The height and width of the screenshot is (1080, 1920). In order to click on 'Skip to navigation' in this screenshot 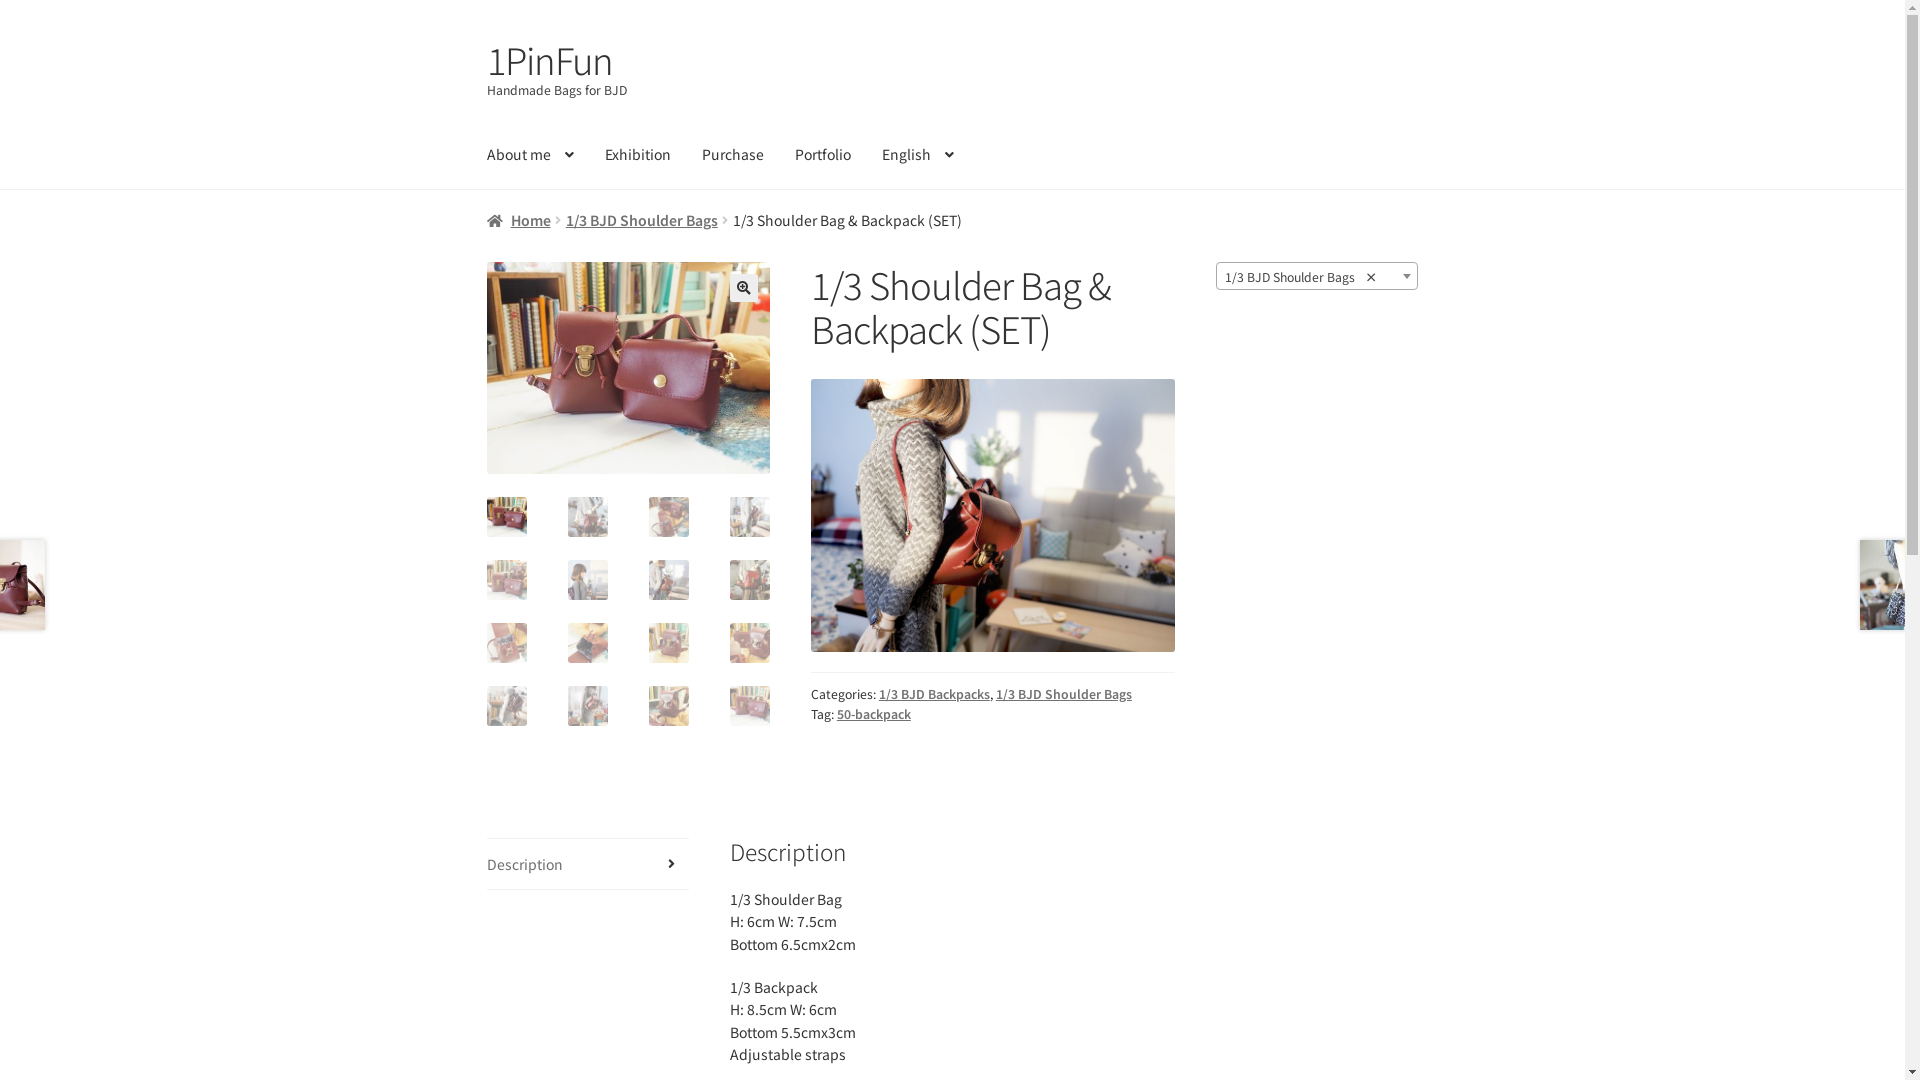, I will do `click(486, 36)`.